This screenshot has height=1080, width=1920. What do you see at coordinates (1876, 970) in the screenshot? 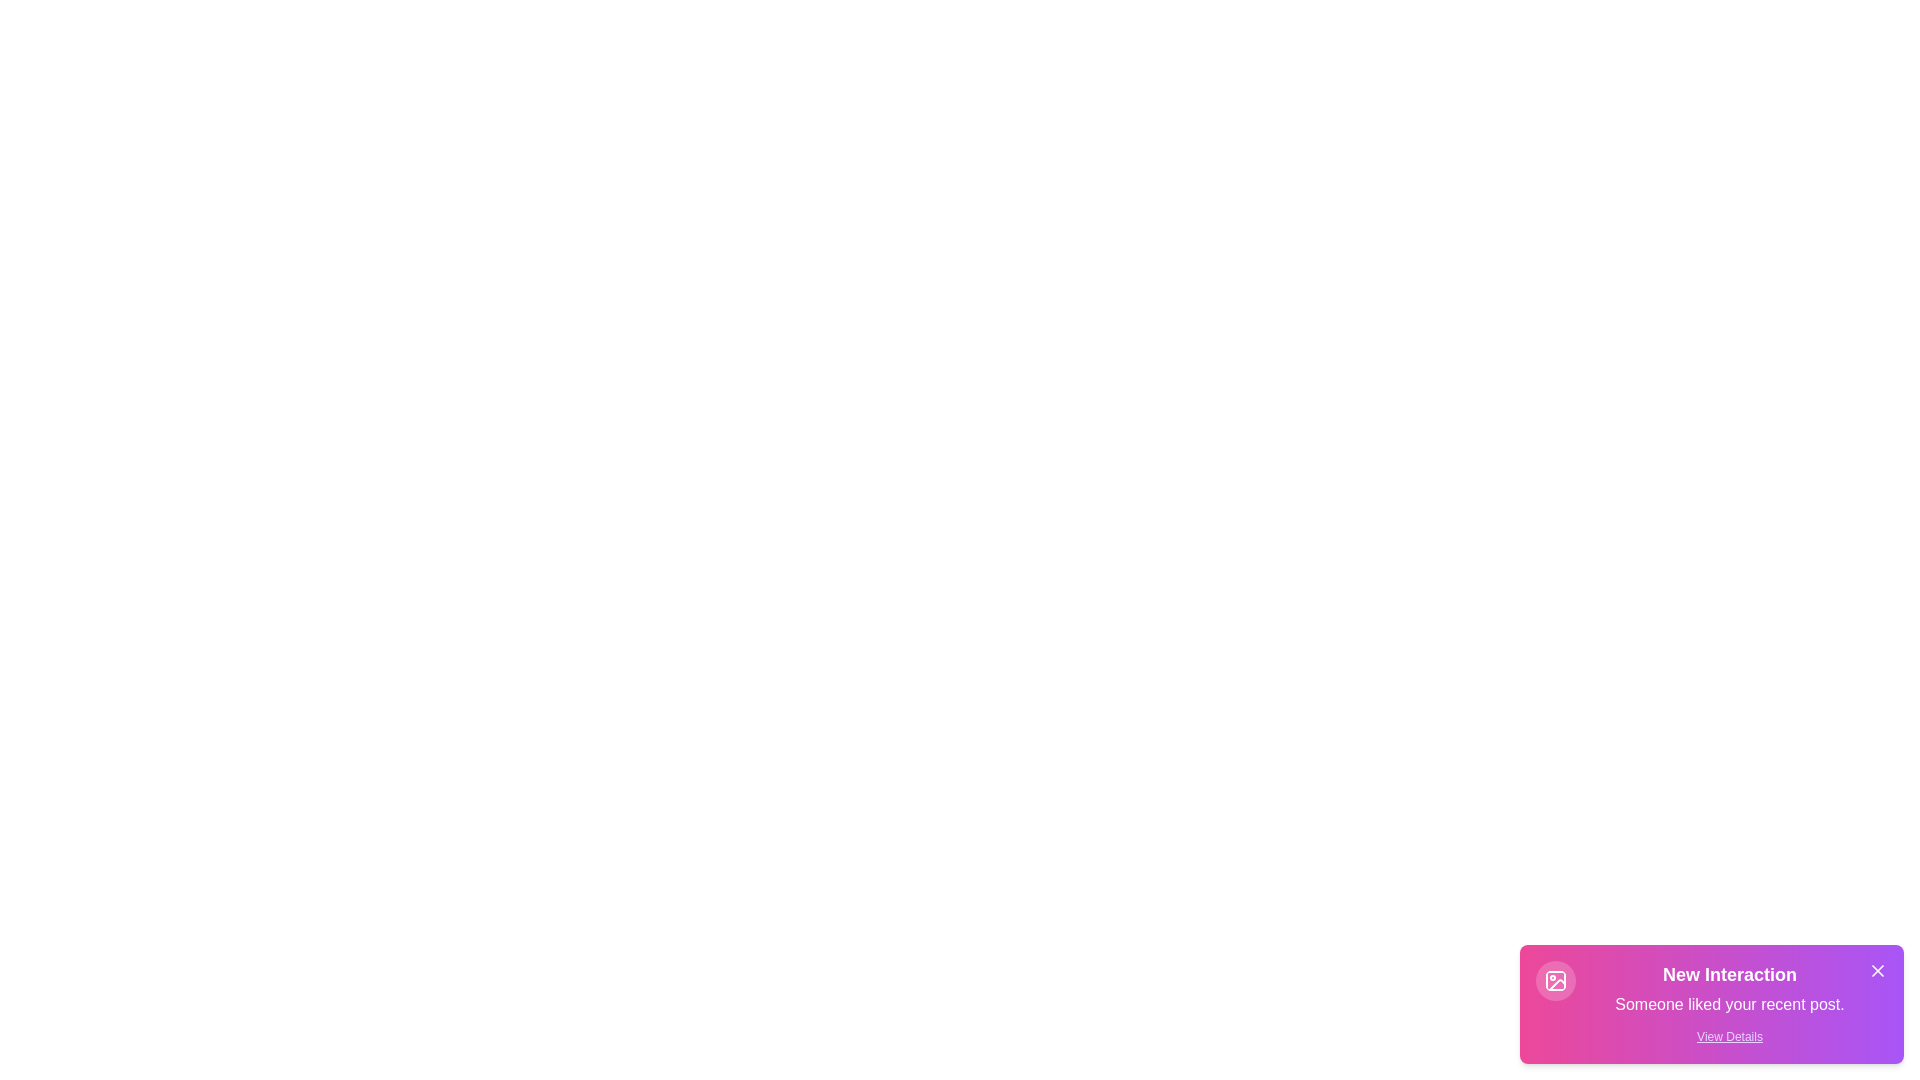
I see `the close button to dismiss the notification` at bounding box center [1876, 970].